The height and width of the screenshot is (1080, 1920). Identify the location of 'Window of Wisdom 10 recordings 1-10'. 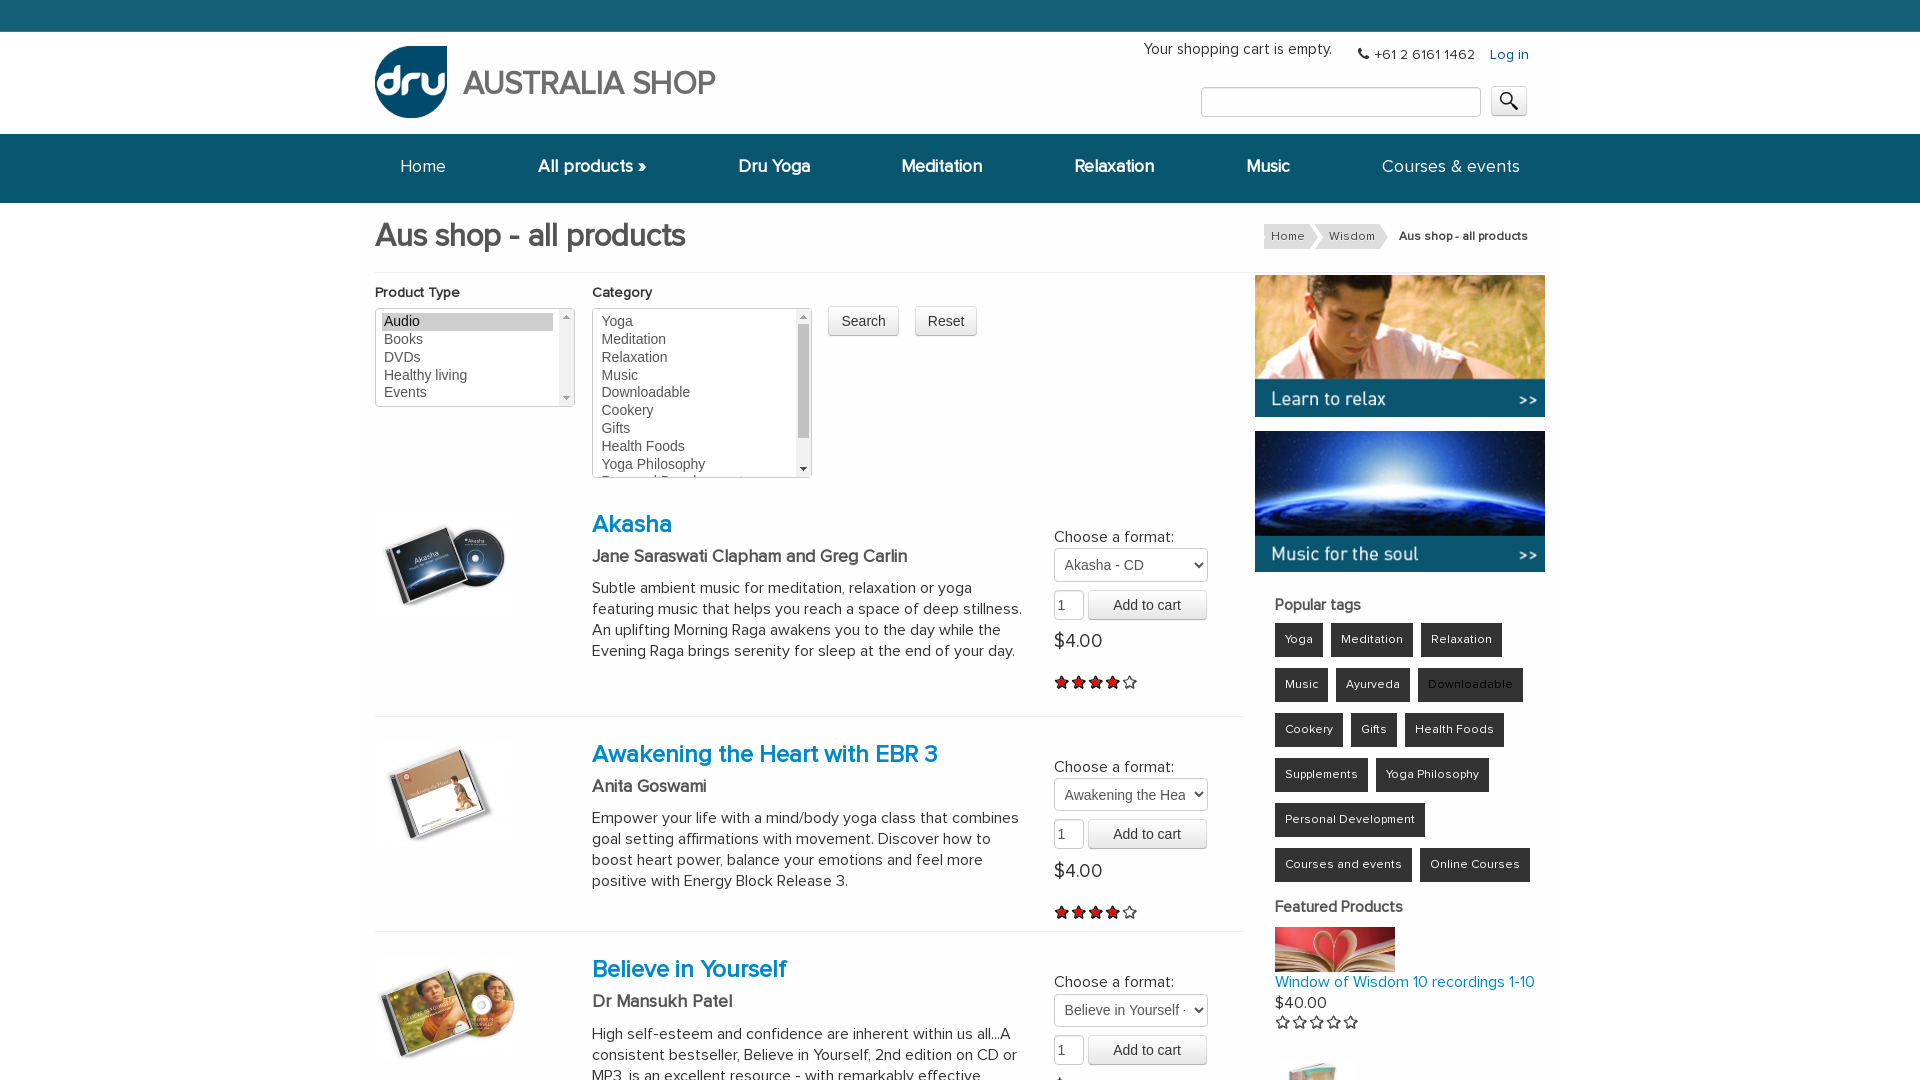
(1404, 981).